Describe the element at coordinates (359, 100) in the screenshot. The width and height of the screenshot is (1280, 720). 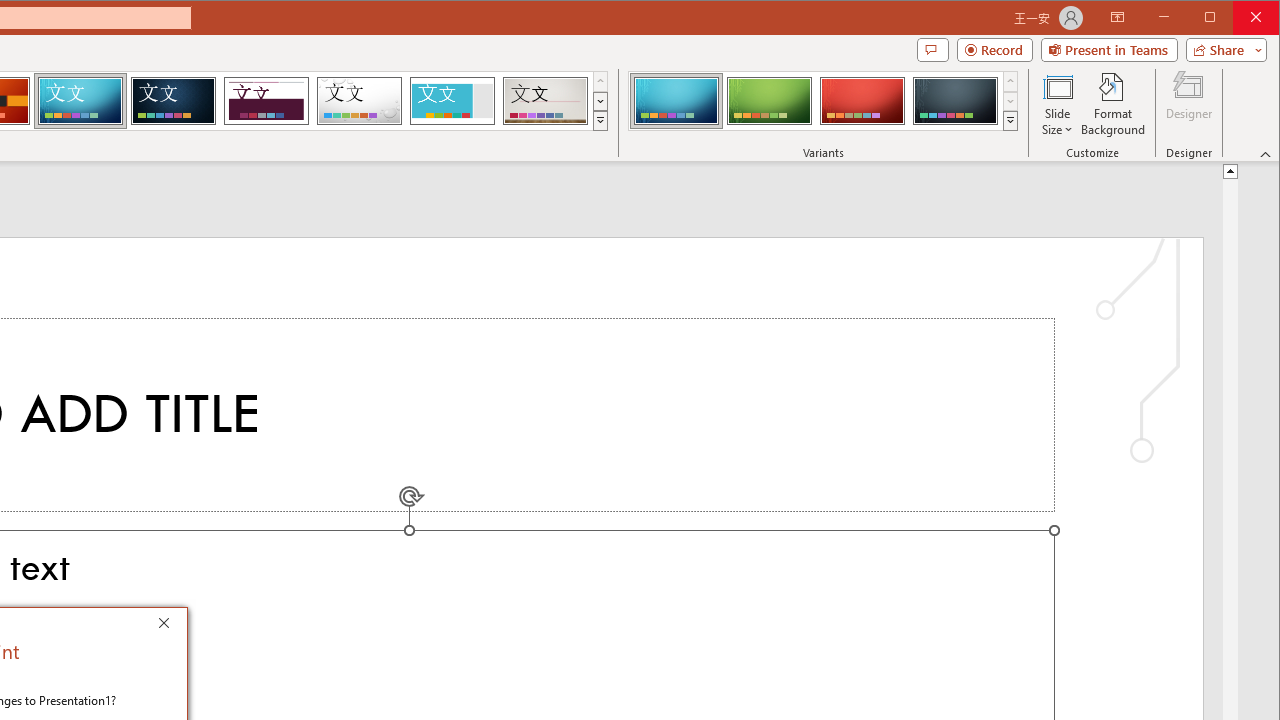
I see `'Droplet'` at that location.